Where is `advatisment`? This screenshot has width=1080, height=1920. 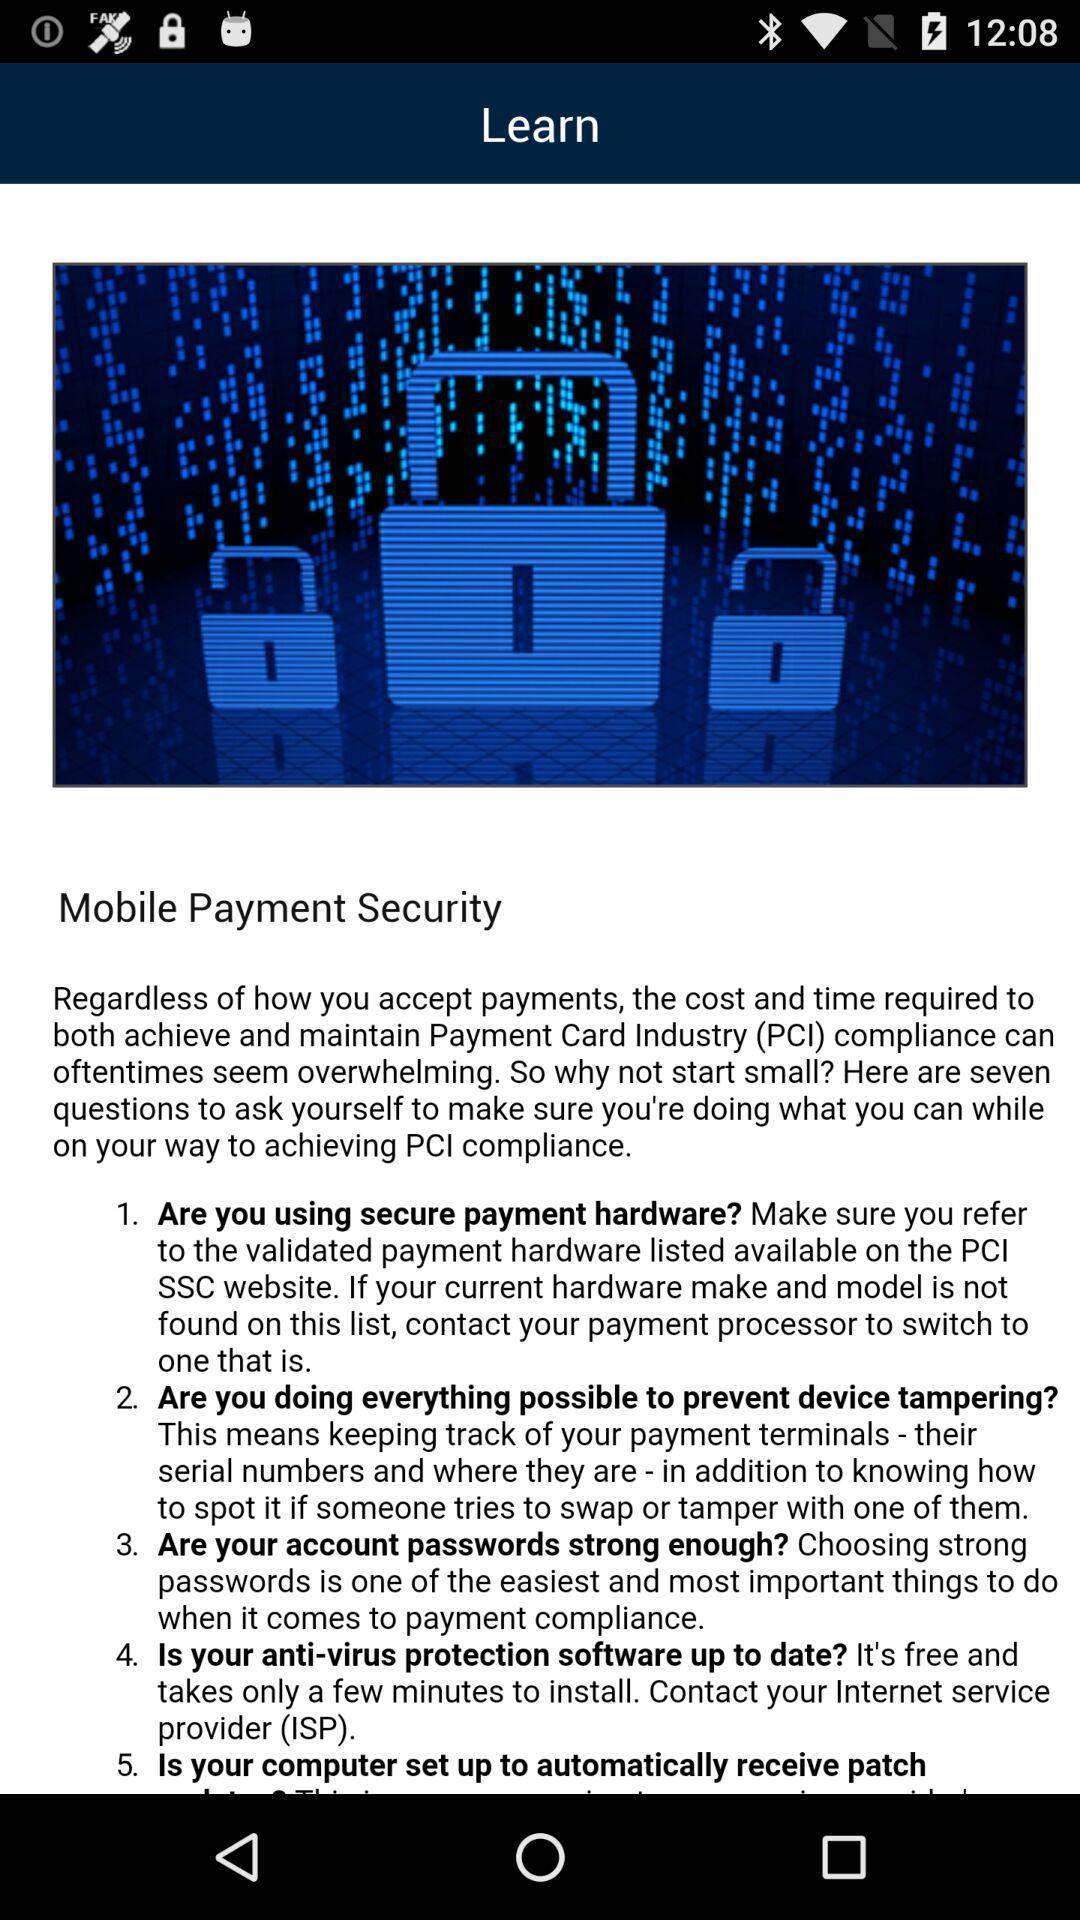 advatisment is located at coordinates (555, 1375).